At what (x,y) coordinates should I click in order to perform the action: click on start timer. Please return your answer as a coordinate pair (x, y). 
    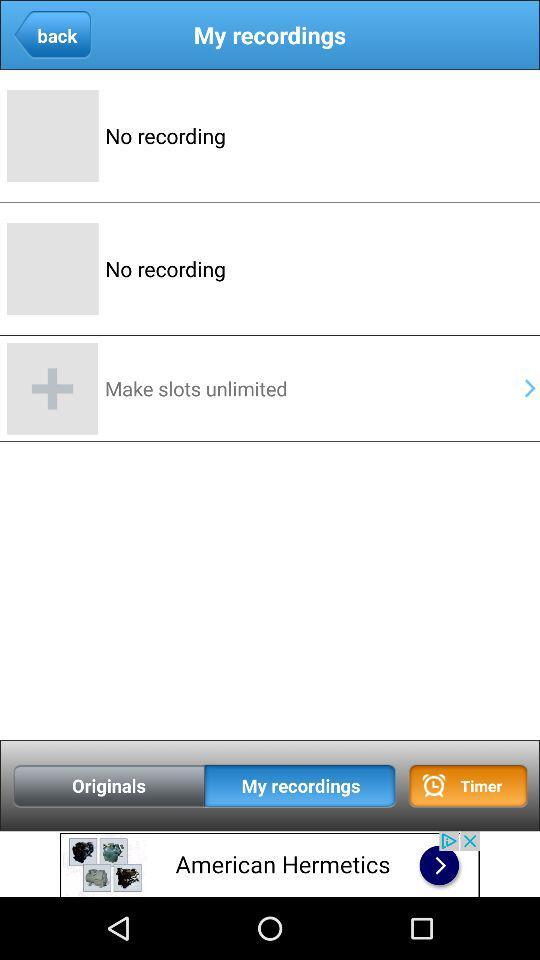
    Looking at the image, I should click on (468, 785).